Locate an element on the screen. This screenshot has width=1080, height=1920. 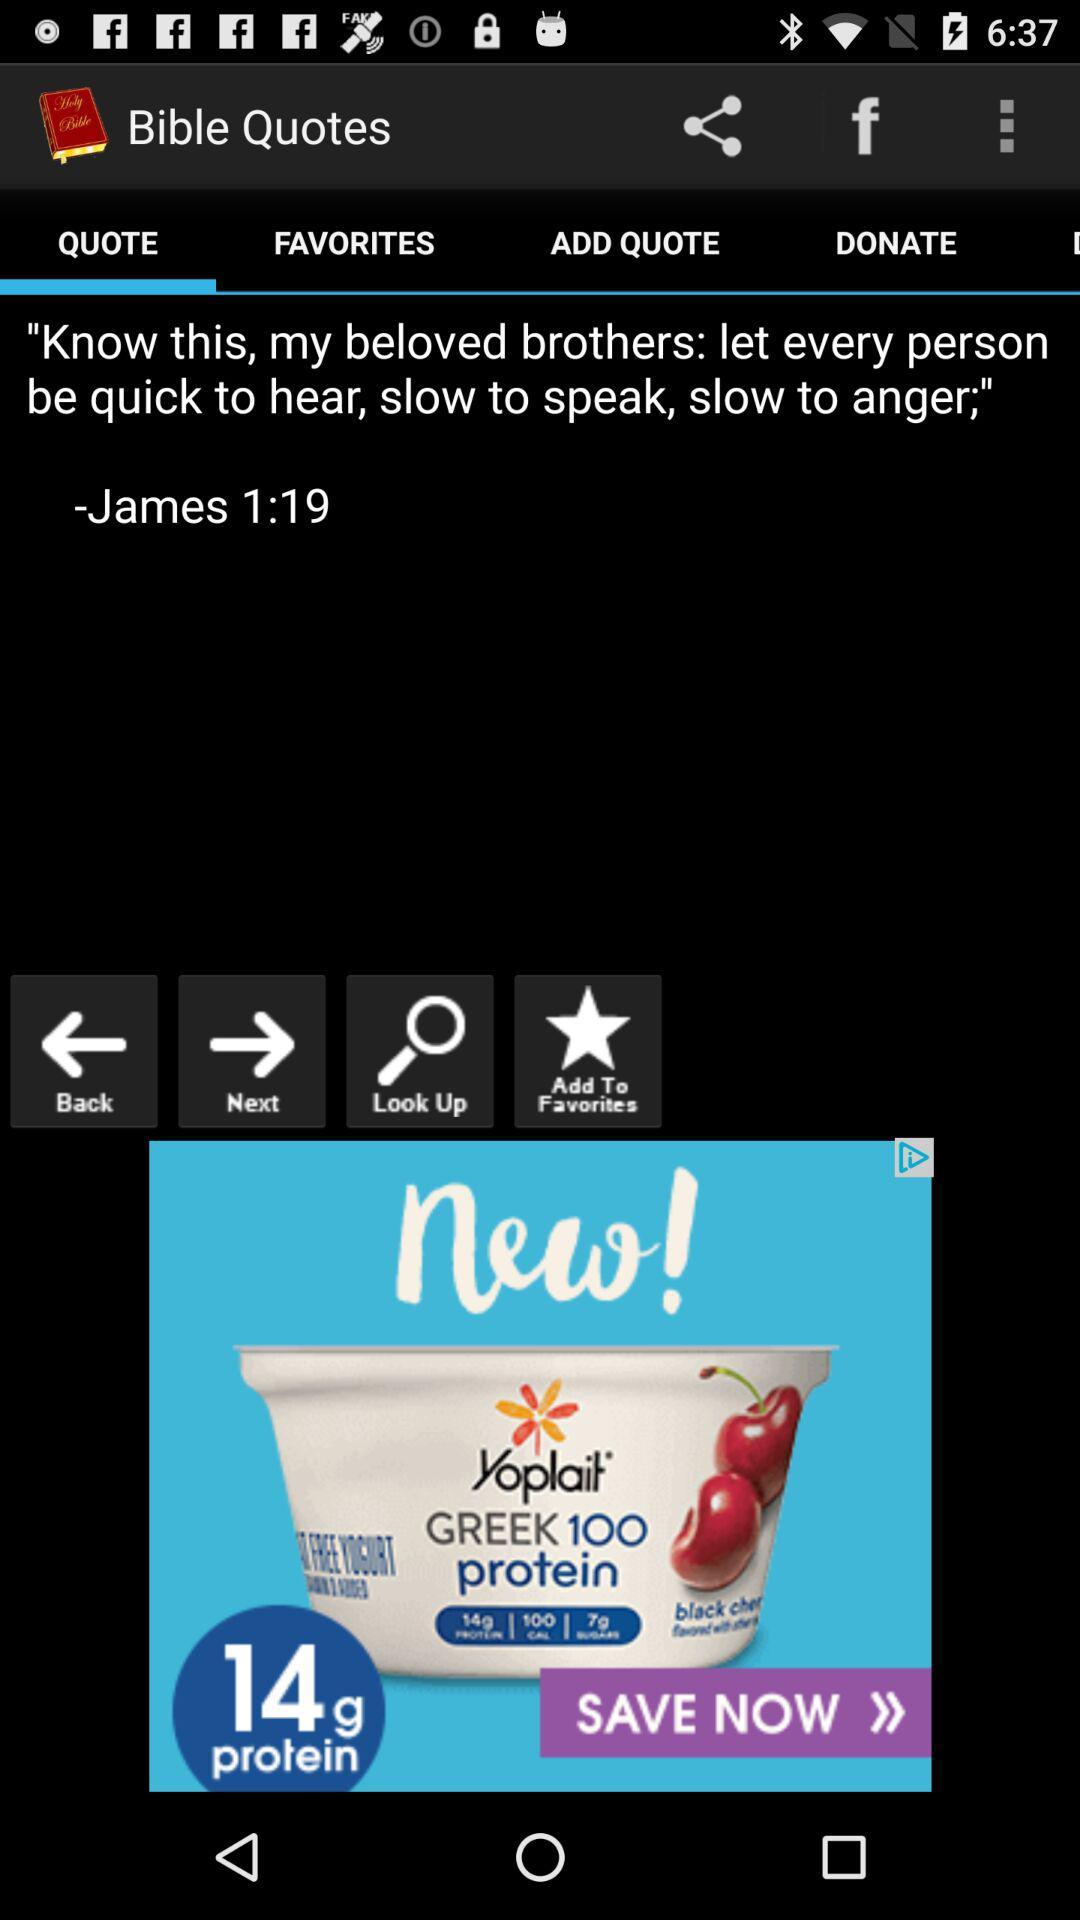
search is located at coordinates (419, 1050).